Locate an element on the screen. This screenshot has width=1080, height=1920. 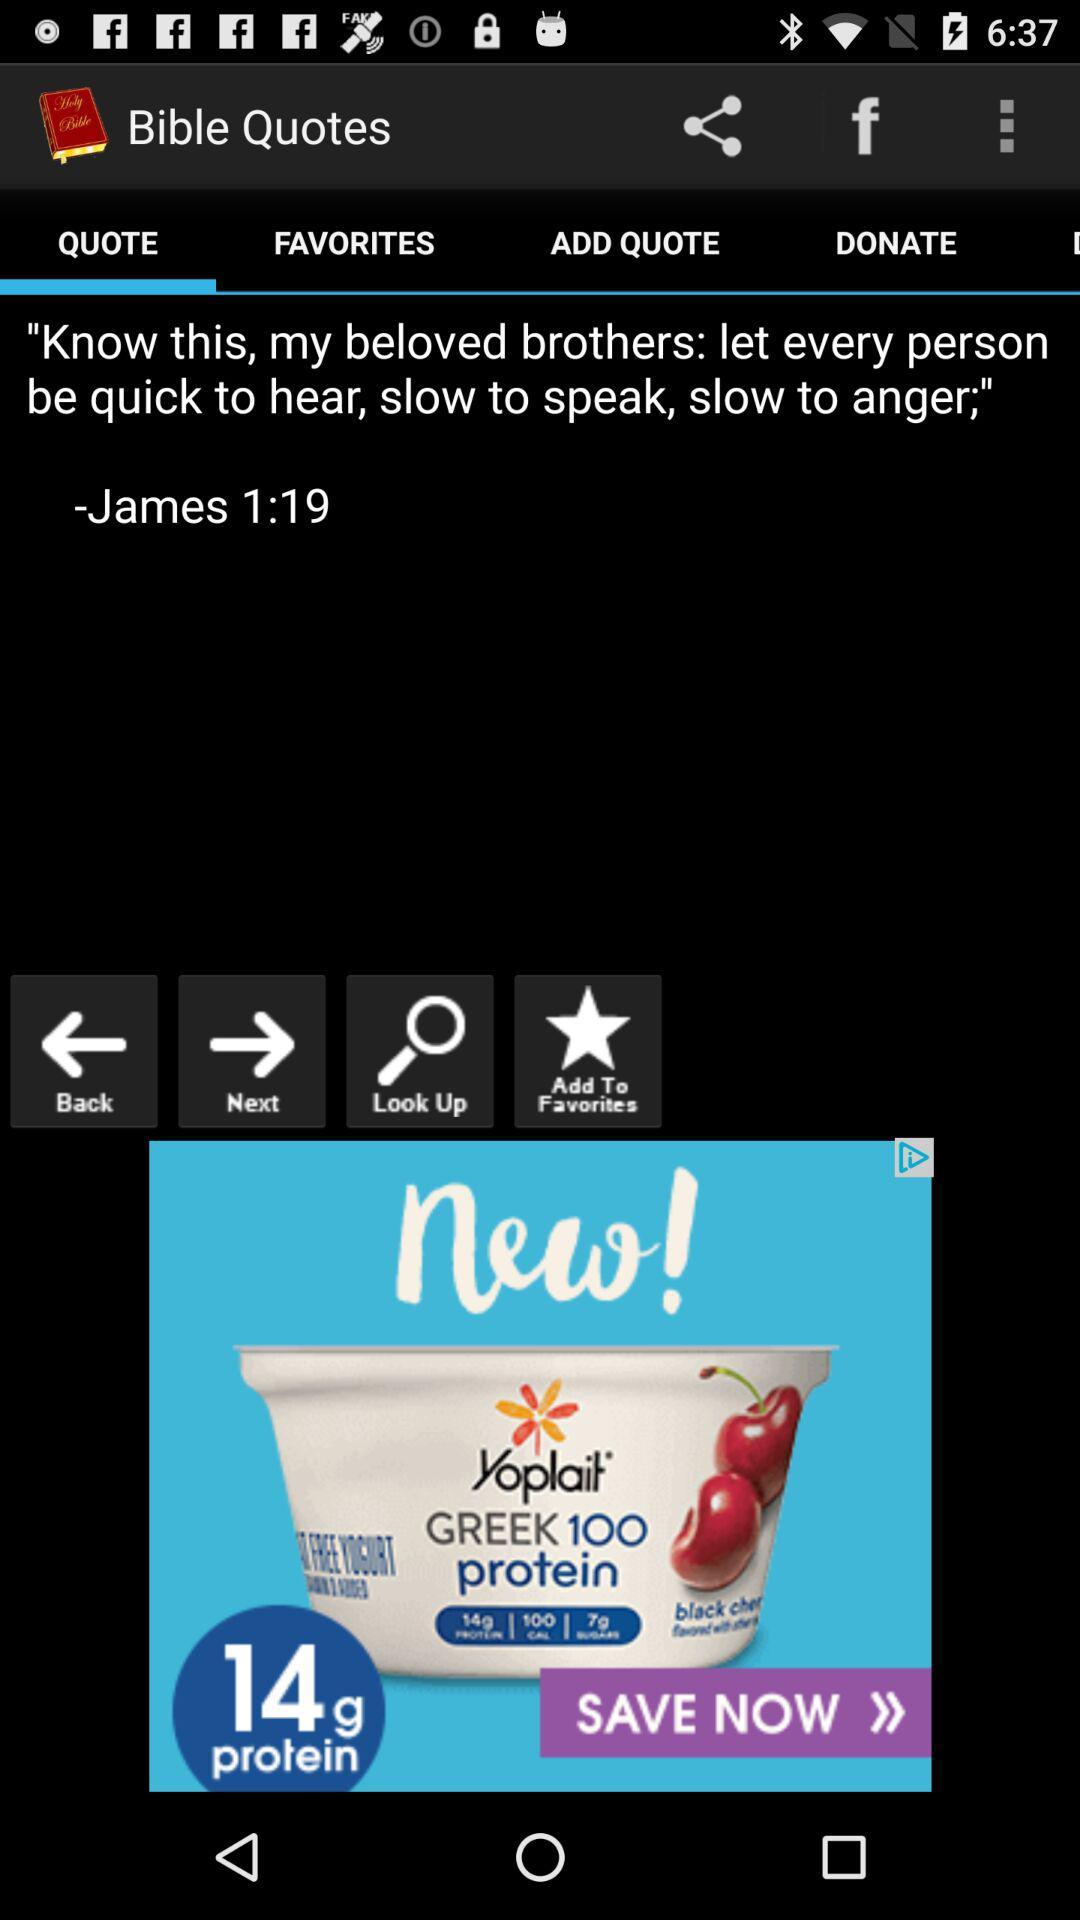
search is located at coordinates (419, 1050).